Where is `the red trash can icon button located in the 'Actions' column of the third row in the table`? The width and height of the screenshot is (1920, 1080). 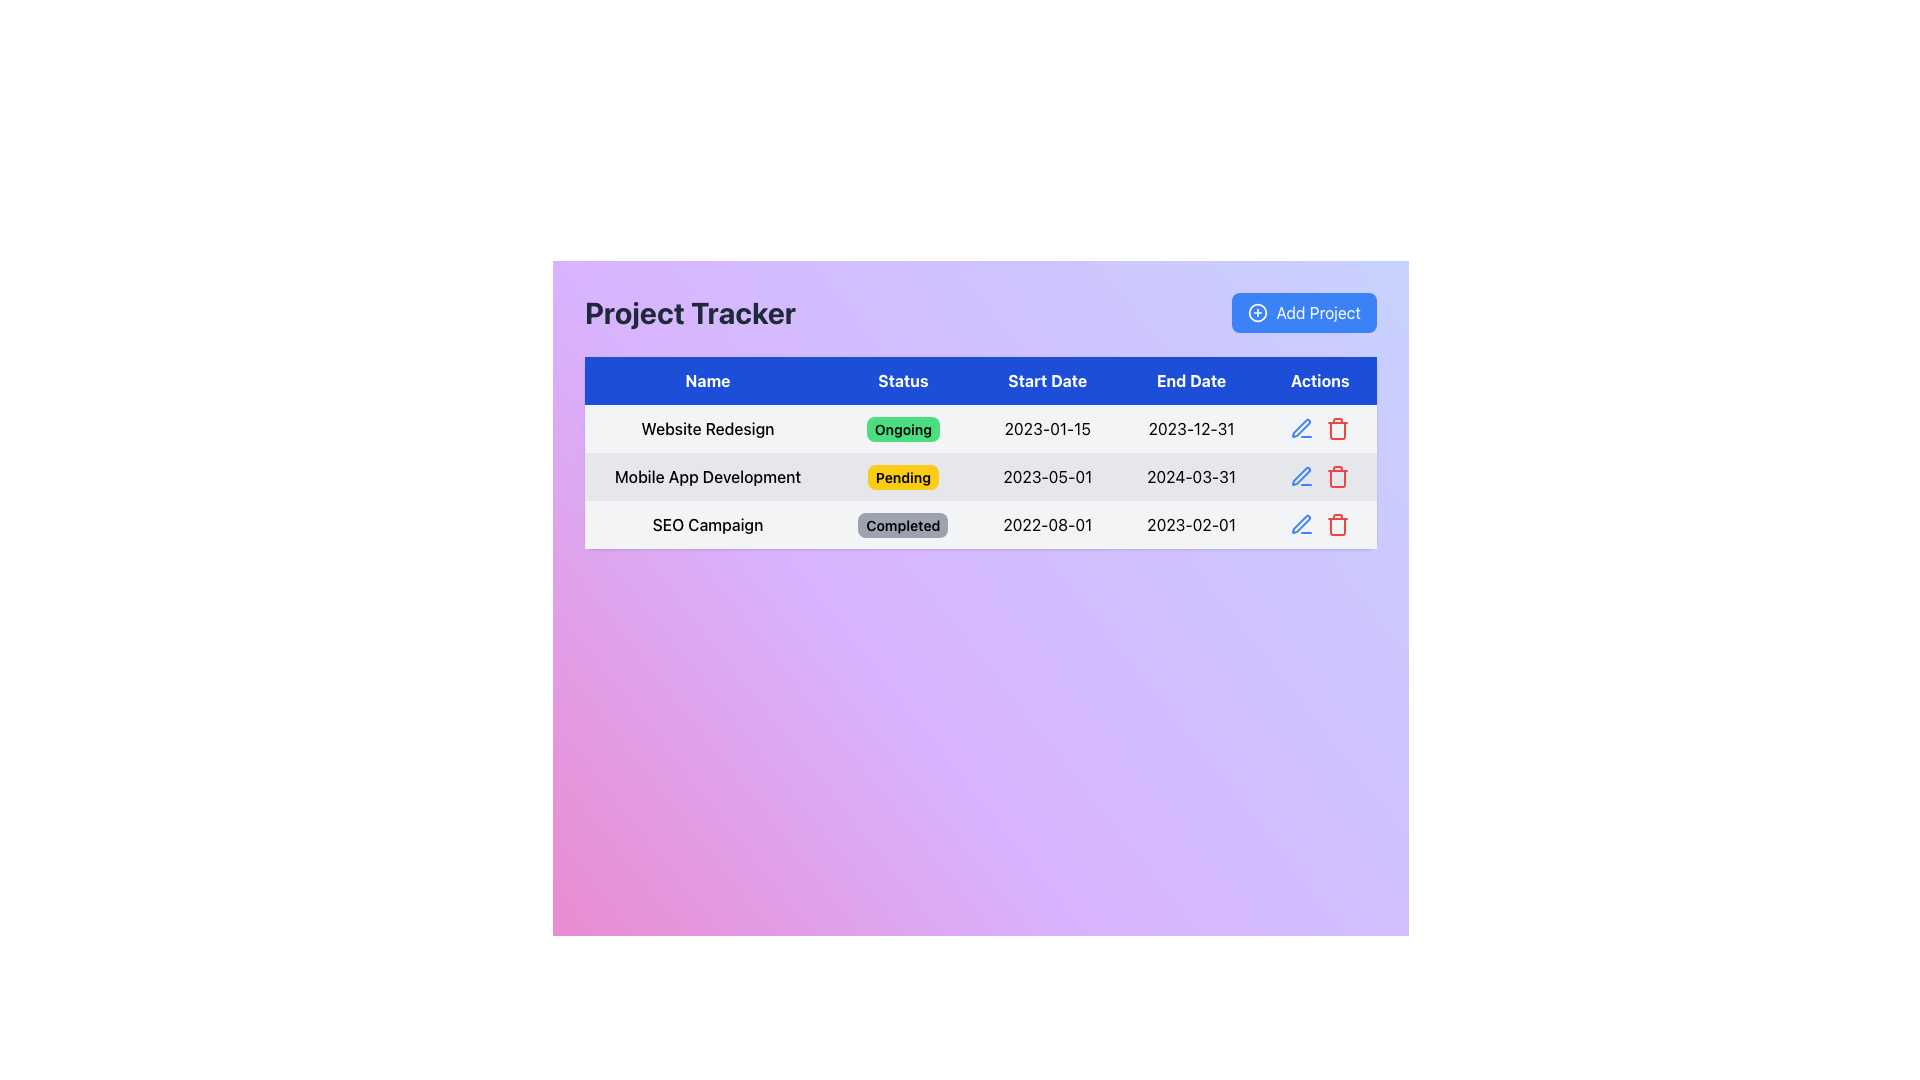 the red trash can icon button located in the 'Actions' column of the third row in the table is located at coordinates (1338, 477).